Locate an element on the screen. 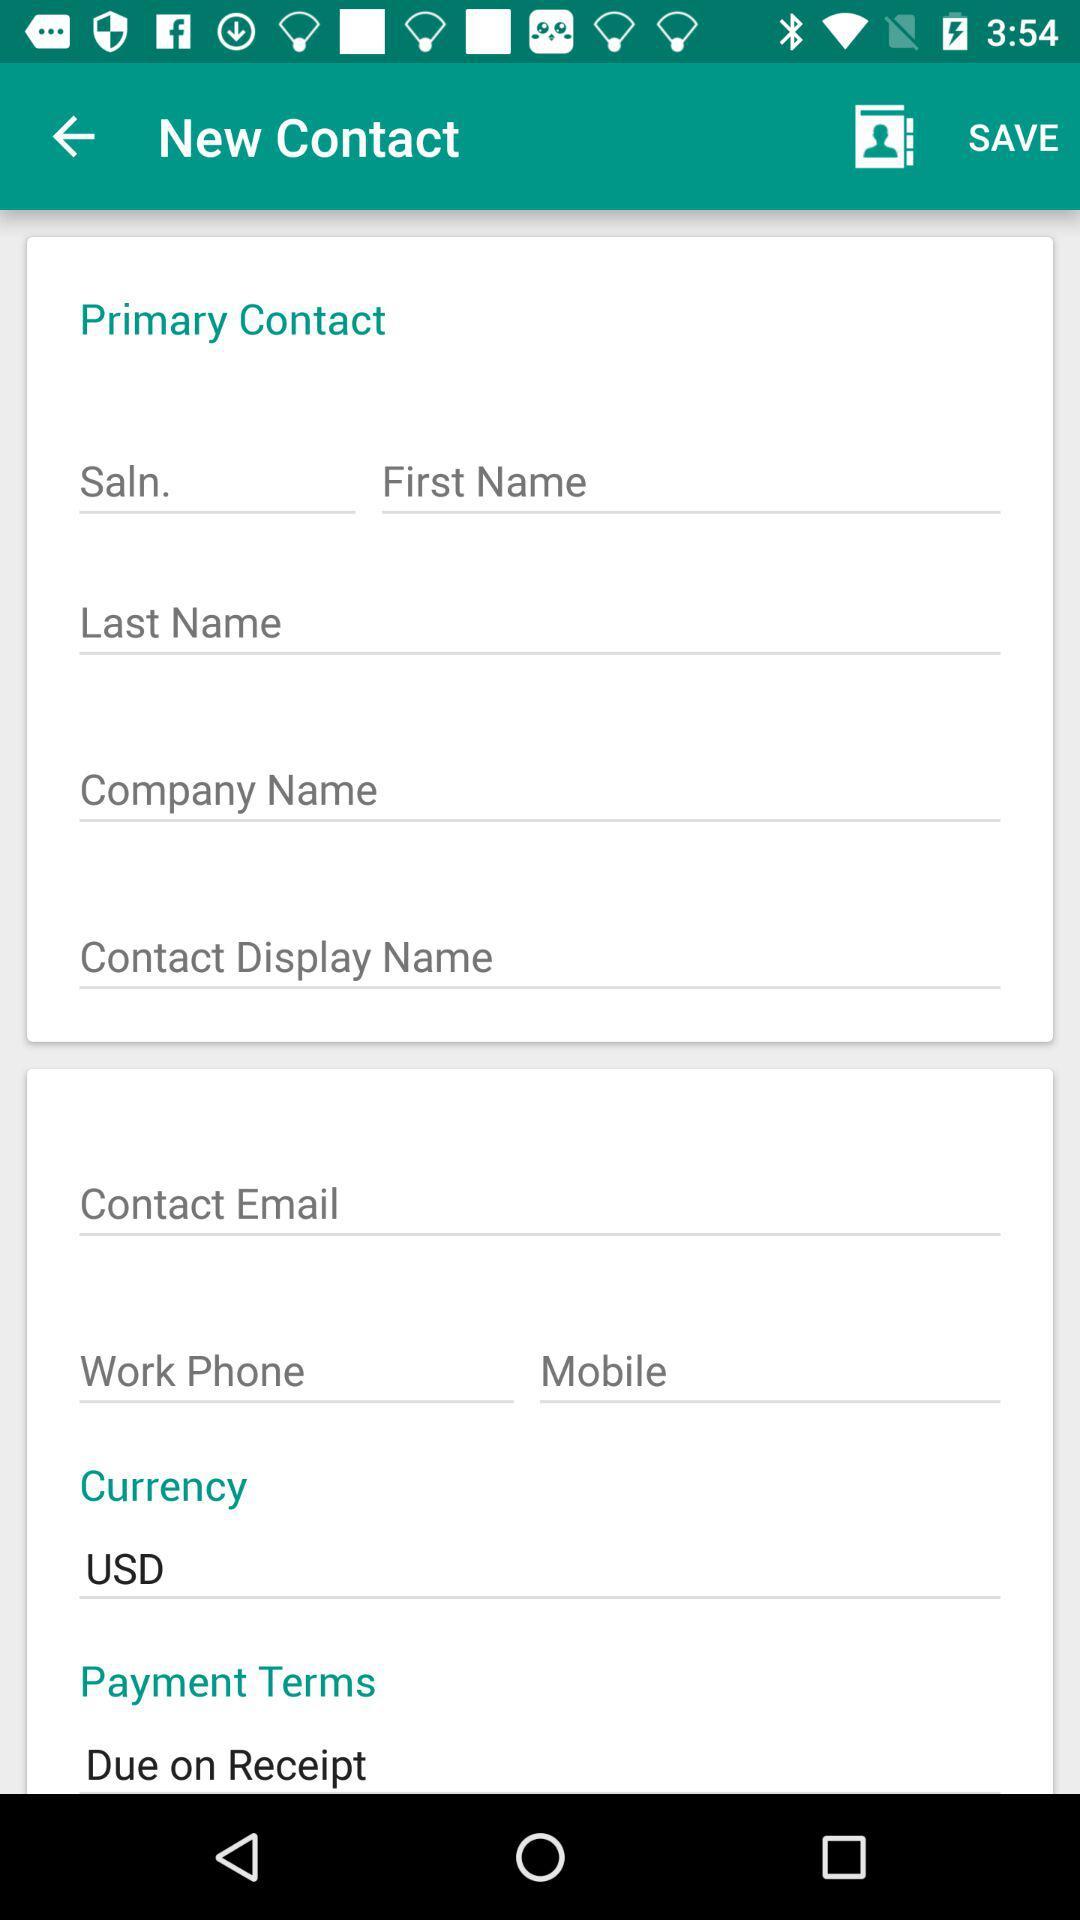 The height and width of the screenshot is (1920, 1080). the icon below primary contact icon is located at coordinates (217, 469).